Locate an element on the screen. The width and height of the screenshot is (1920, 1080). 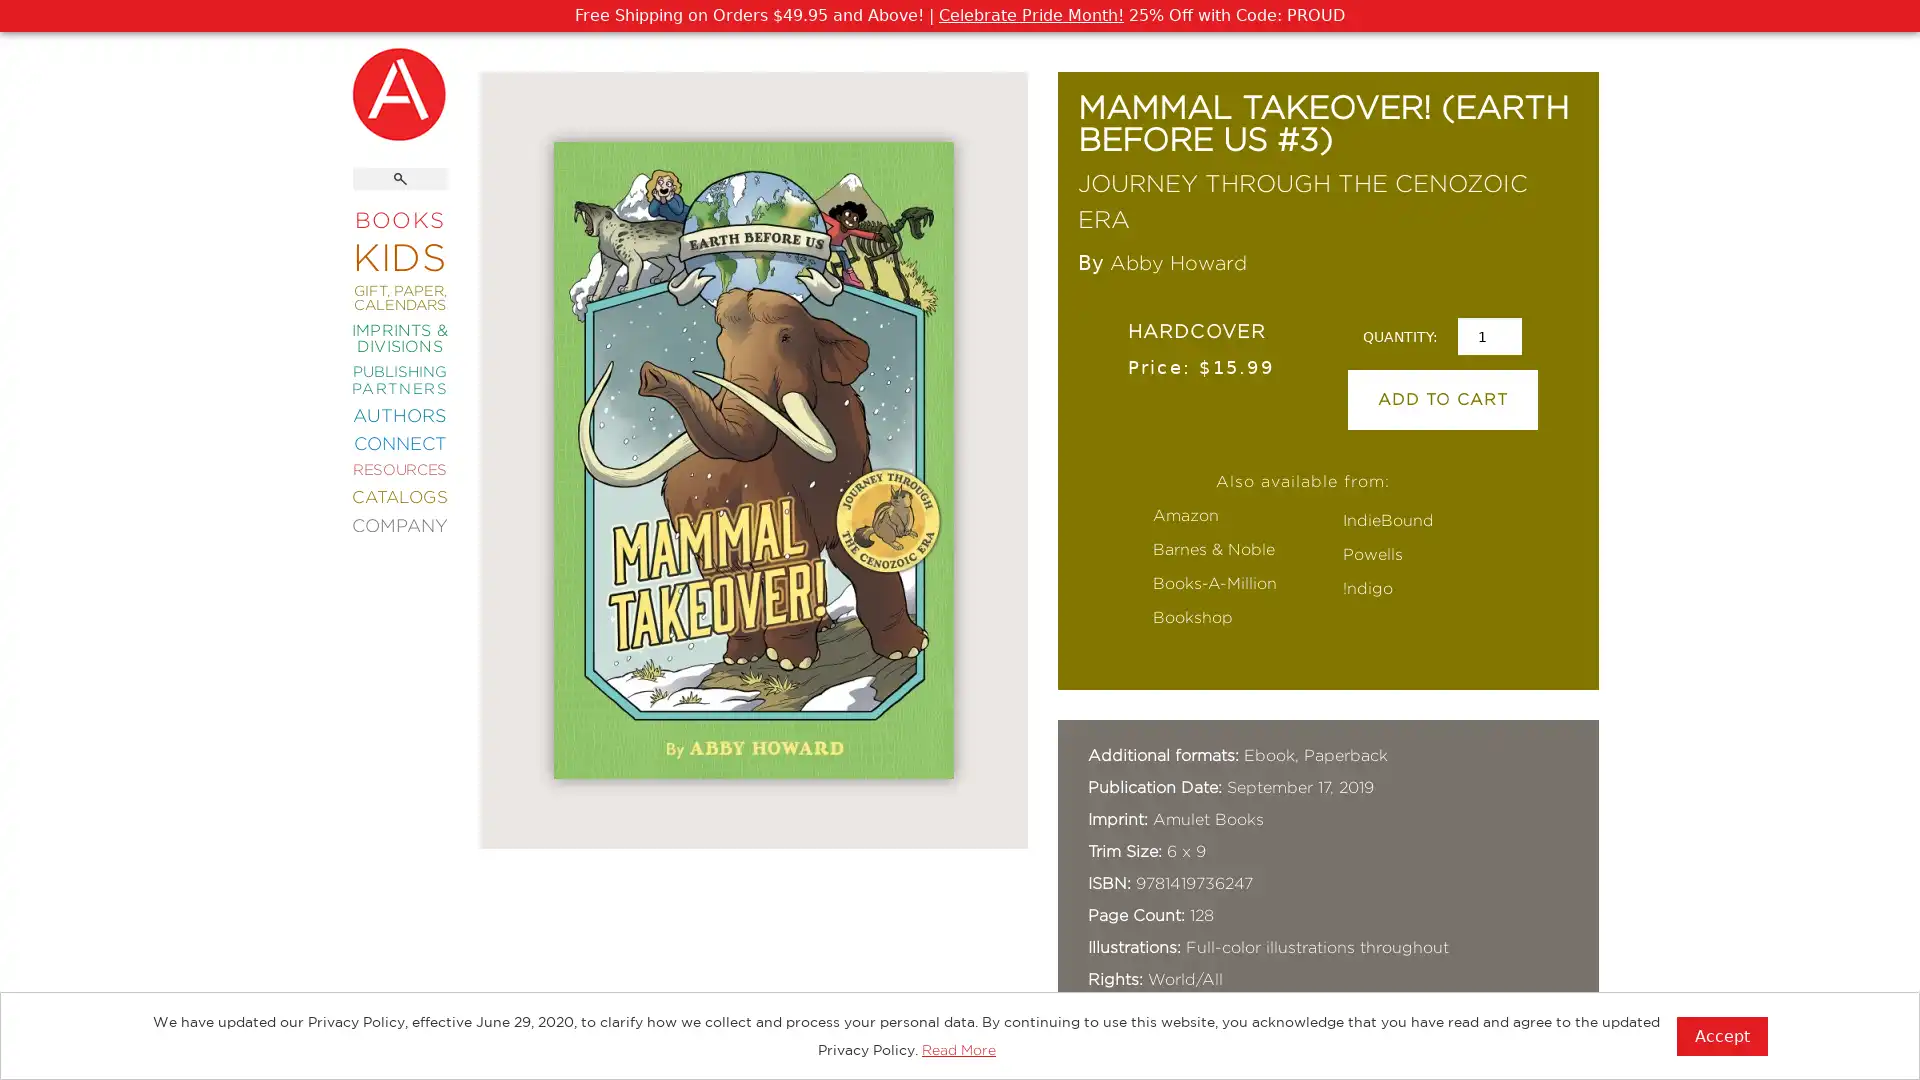
ADD TO CART is located at coordinates (1441, 400).